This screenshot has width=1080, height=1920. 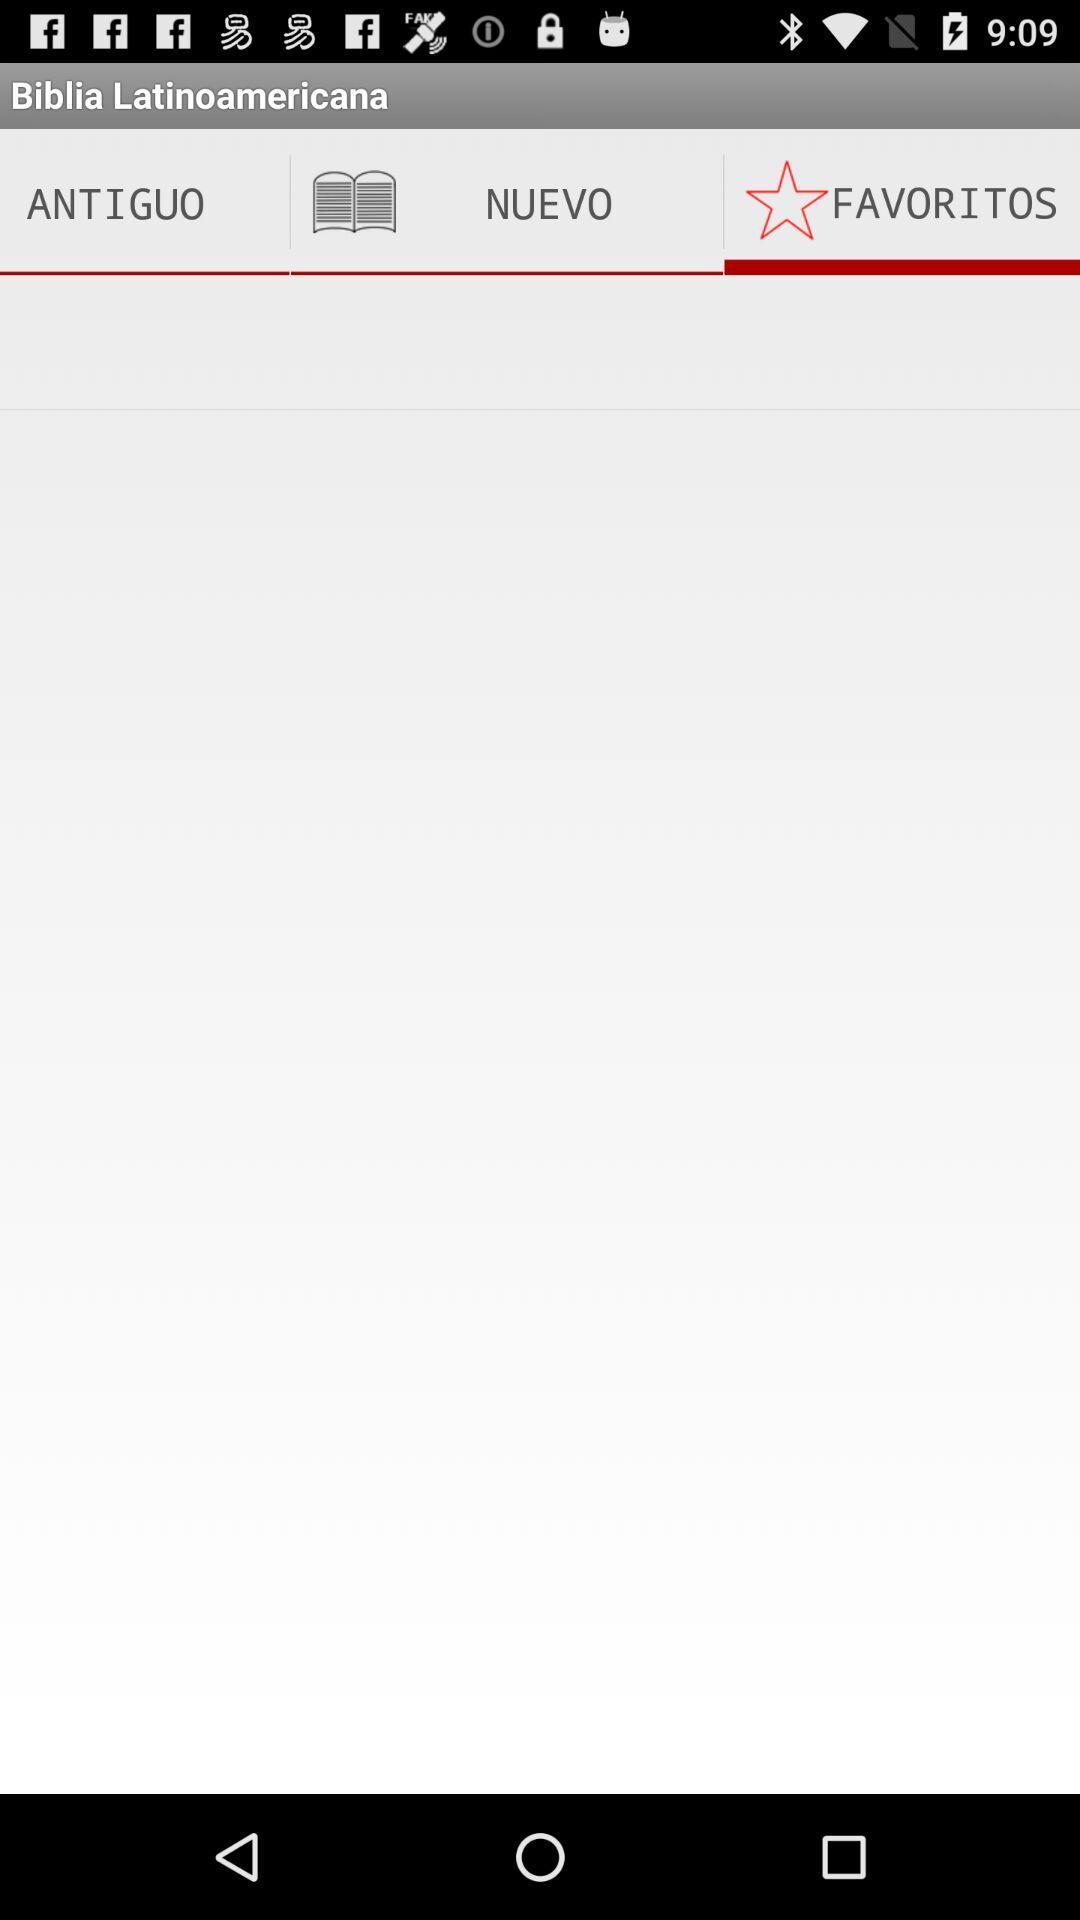 What do you see at coordinates (902, 202) in the screenshot?
I see `favoritos item` at bounding box center [902, 202].